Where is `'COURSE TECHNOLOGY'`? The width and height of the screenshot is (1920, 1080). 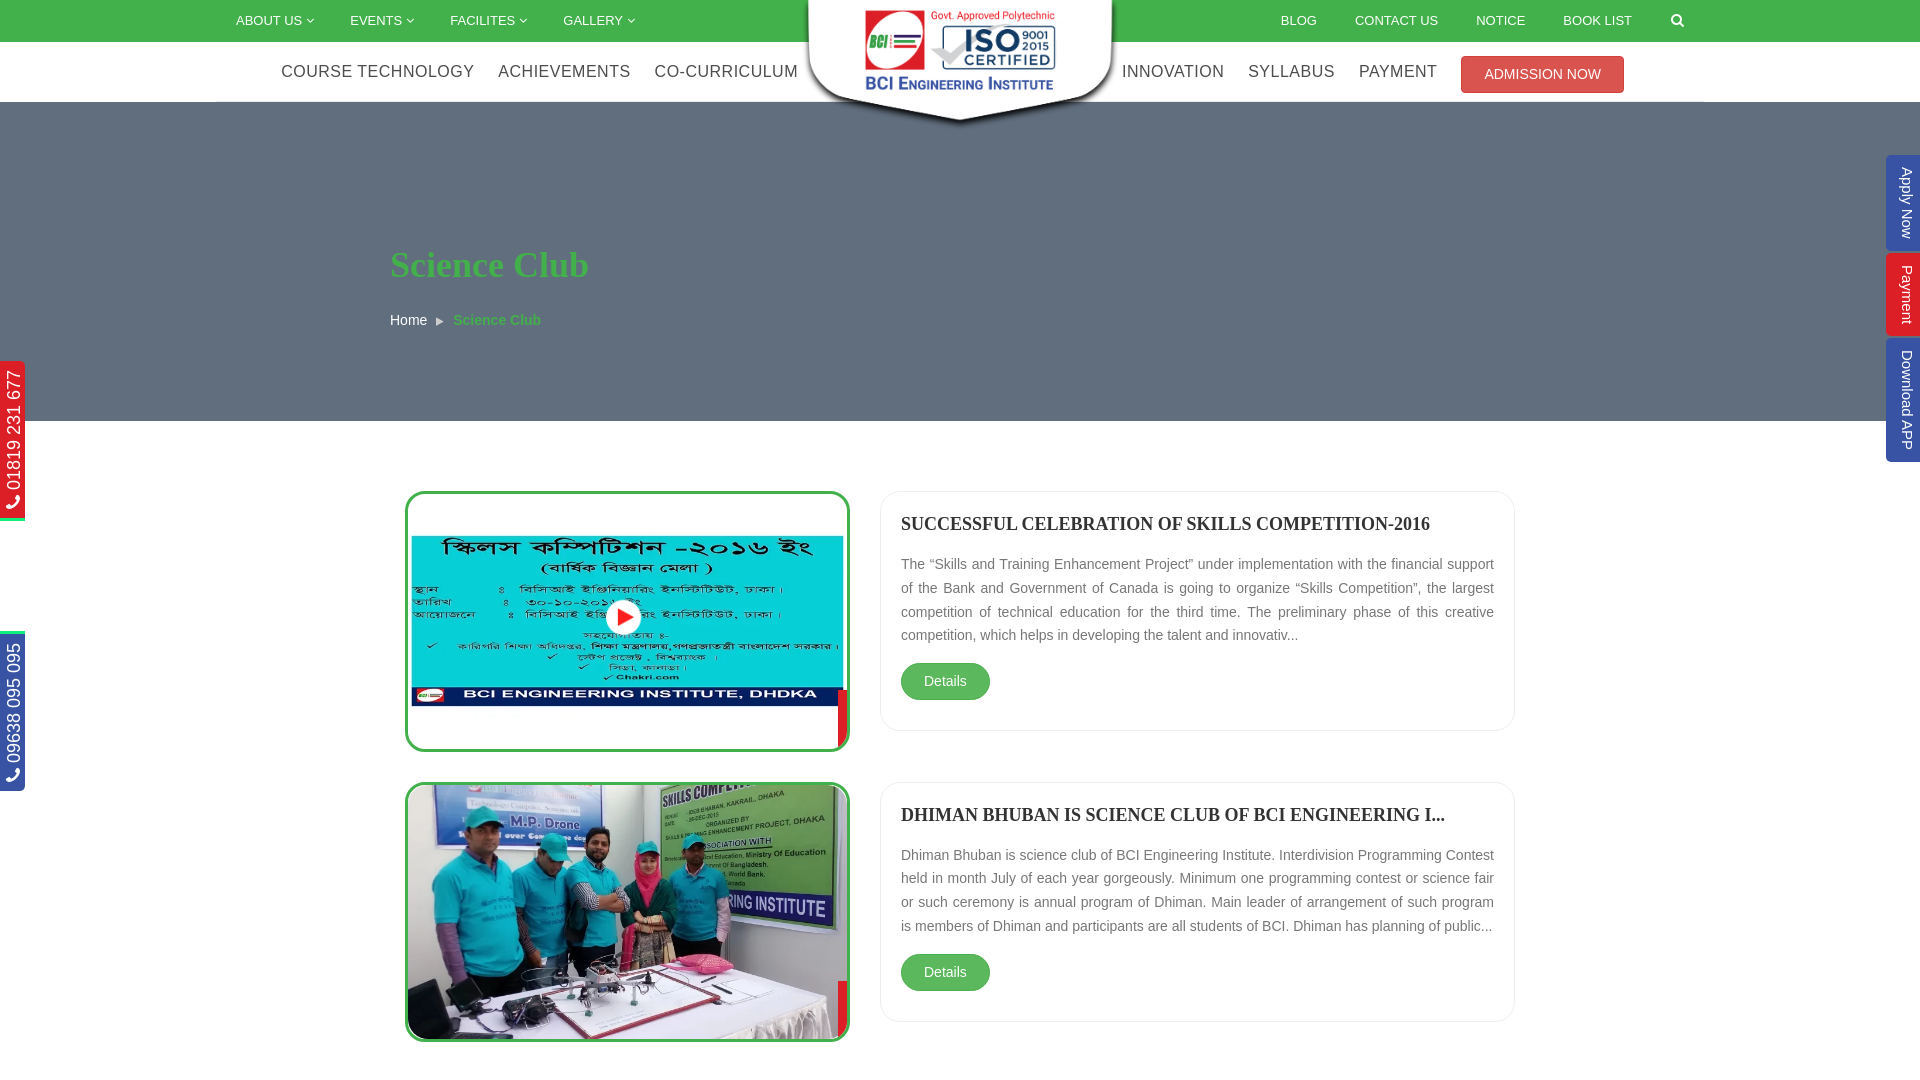
'COURSE TECHNOLOGY' is located at coordinates (280, 73).